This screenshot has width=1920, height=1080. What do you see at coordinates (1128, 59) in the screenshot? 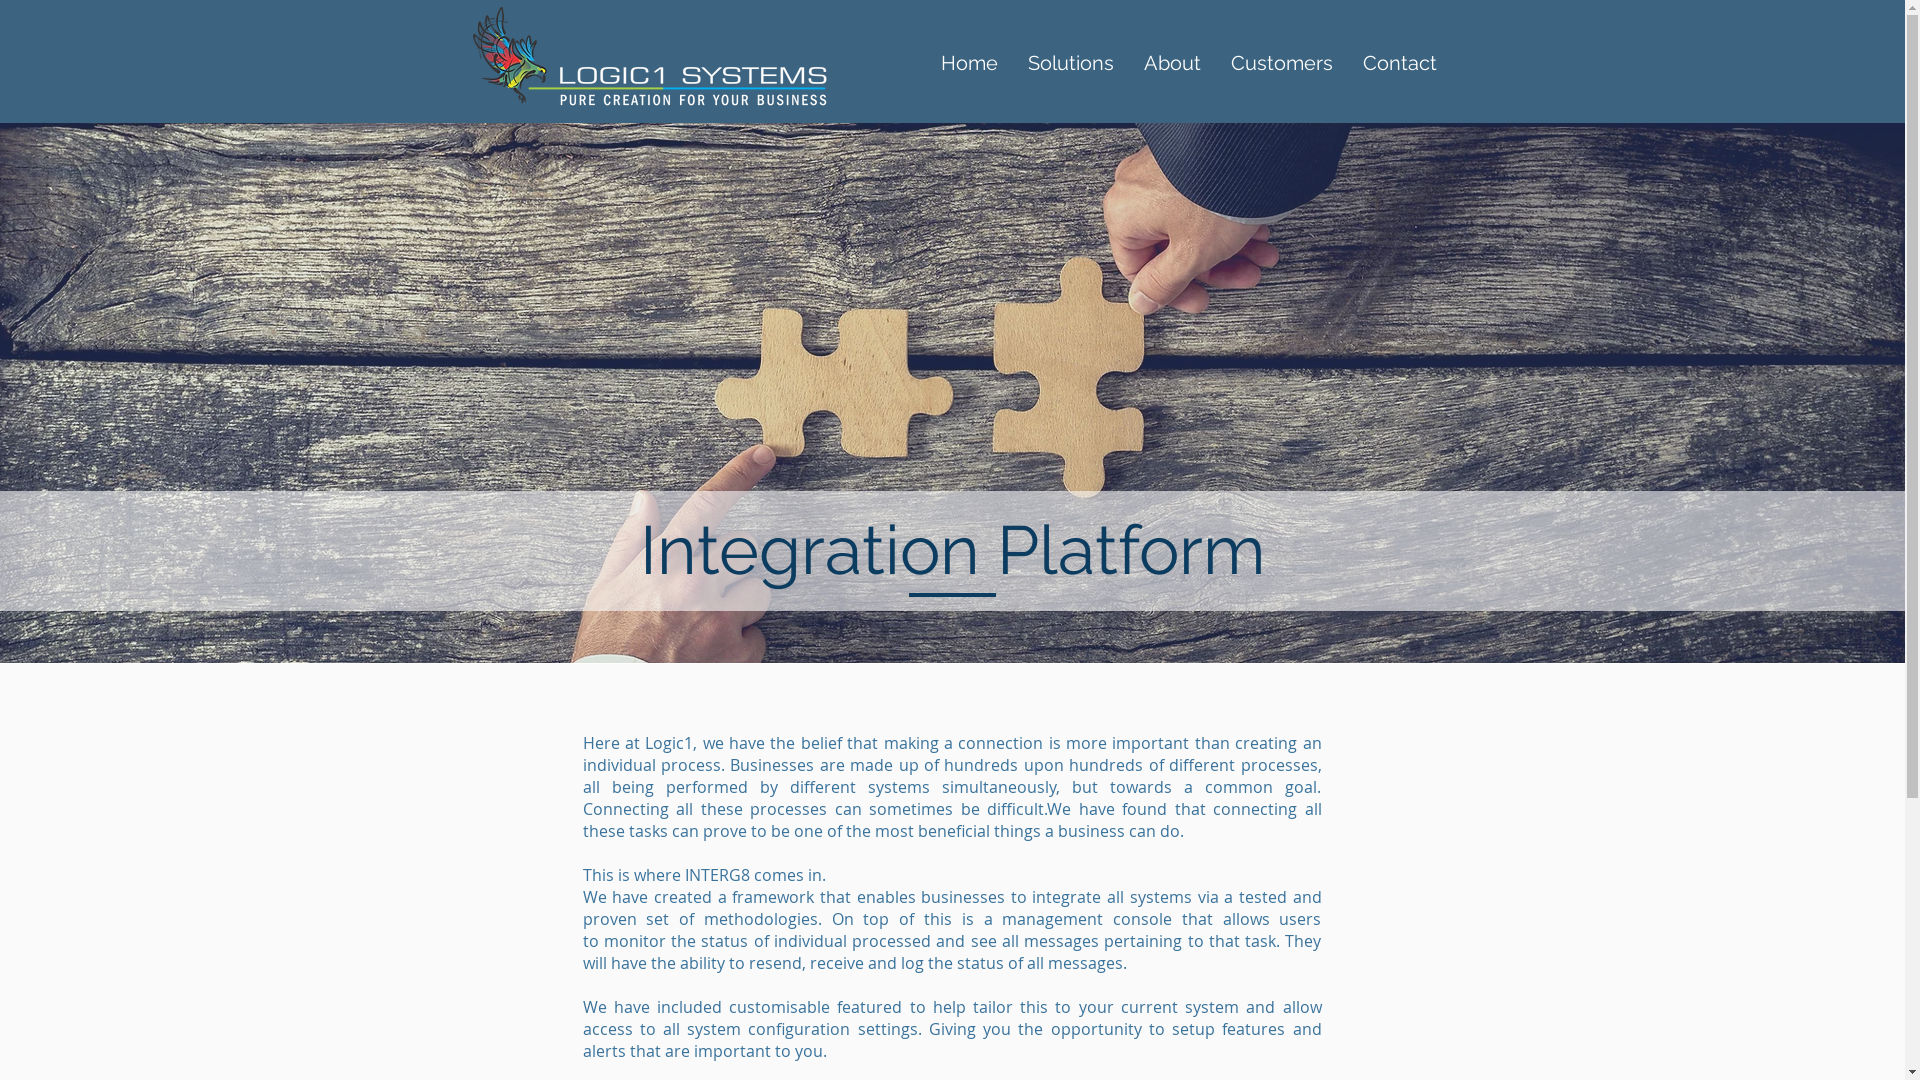
I see `'About'` at bounding box center [1128, 59].